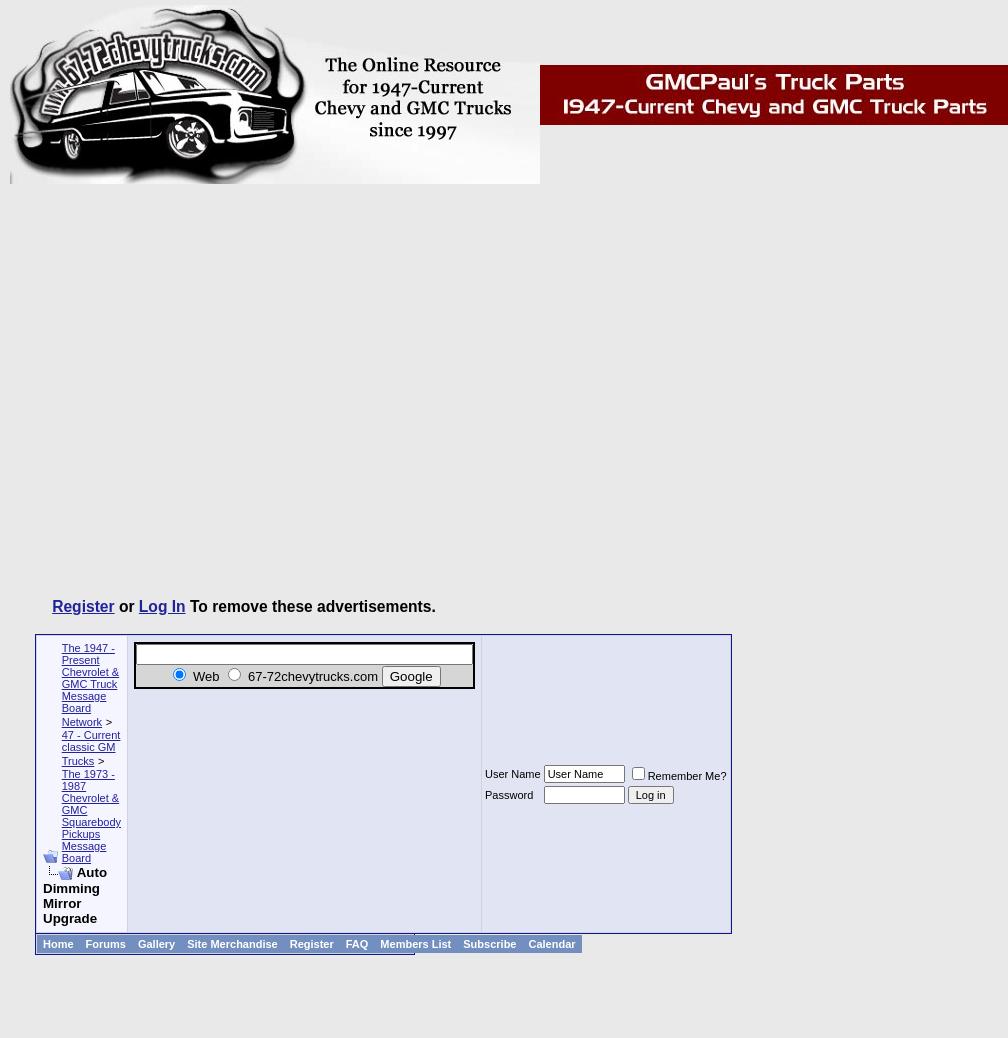 The width and height of the screenshot is (1008, 1038). I want to click on '47 - Current classic GM Trucks', so click(60, 746).